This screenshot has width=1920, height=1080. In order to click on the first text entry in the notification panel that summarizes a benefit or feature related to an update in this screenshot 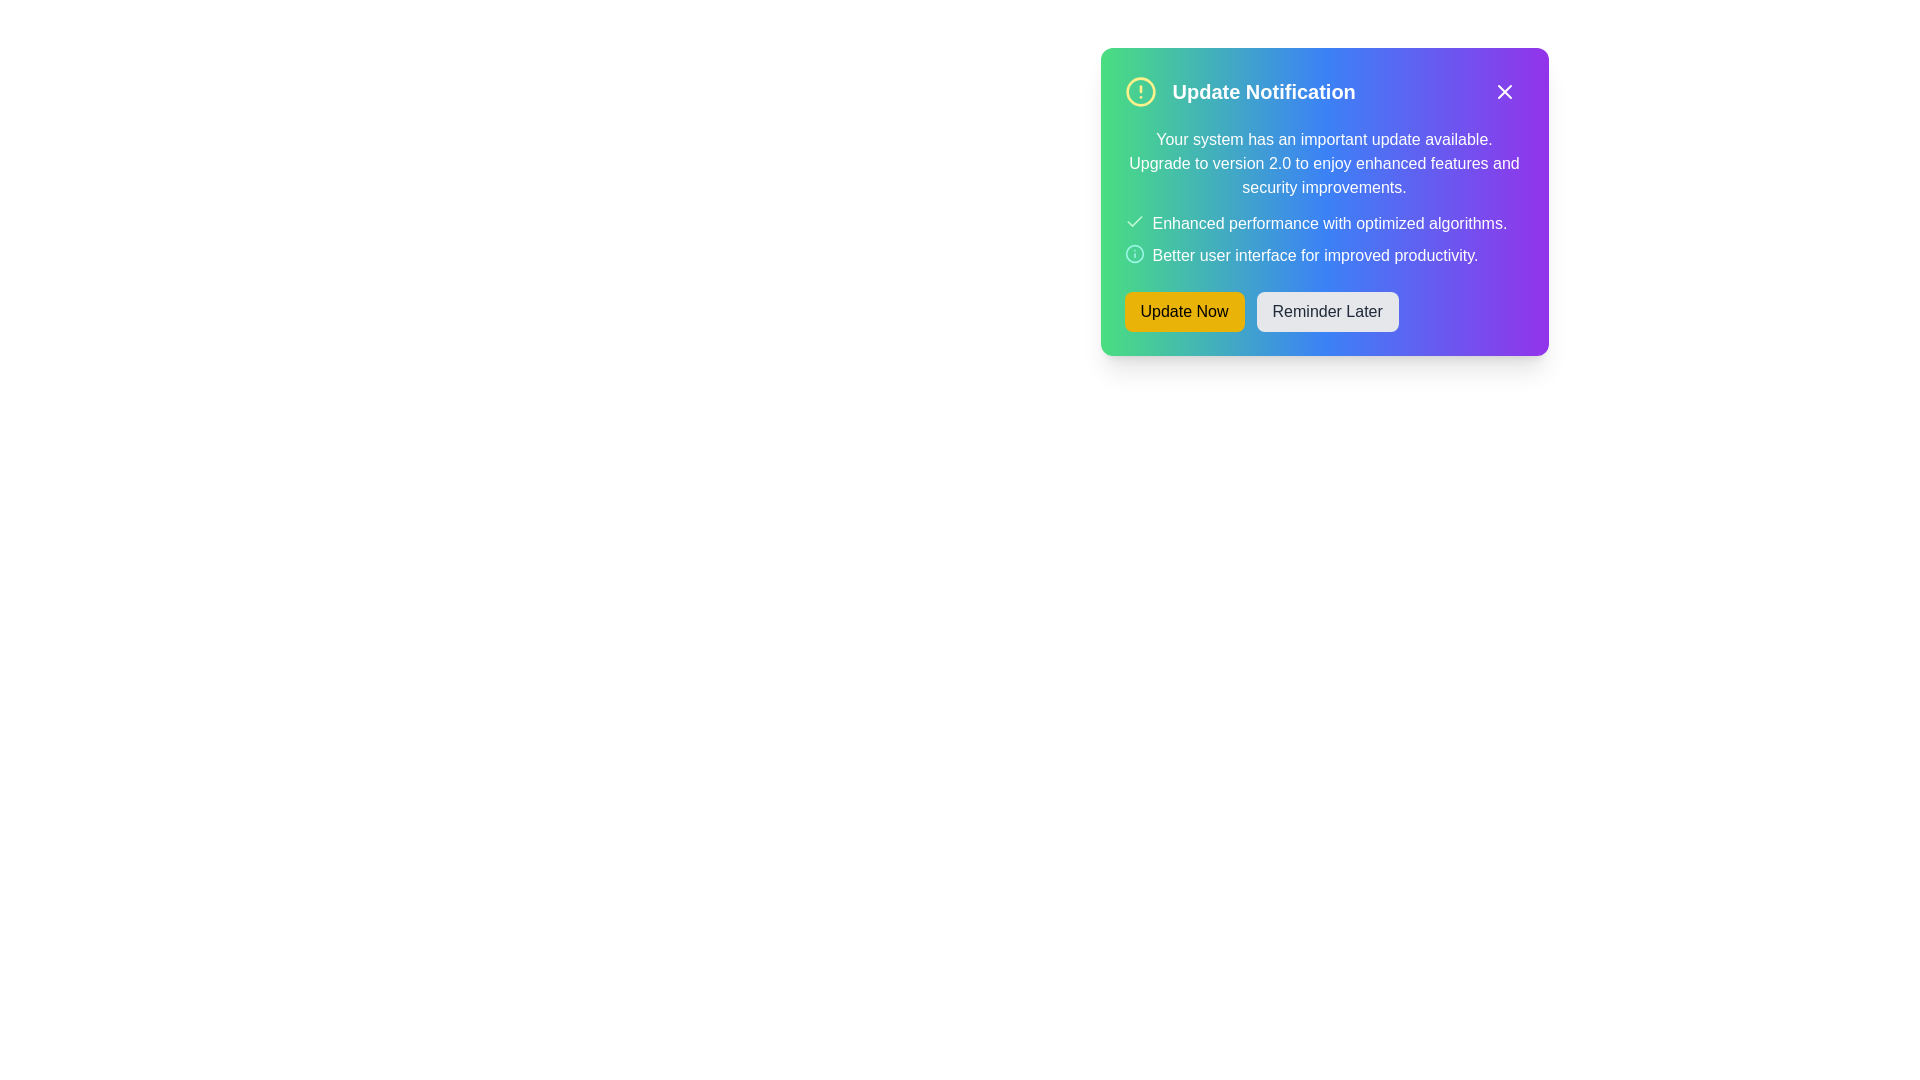, I will do `click(1324, 223)`.